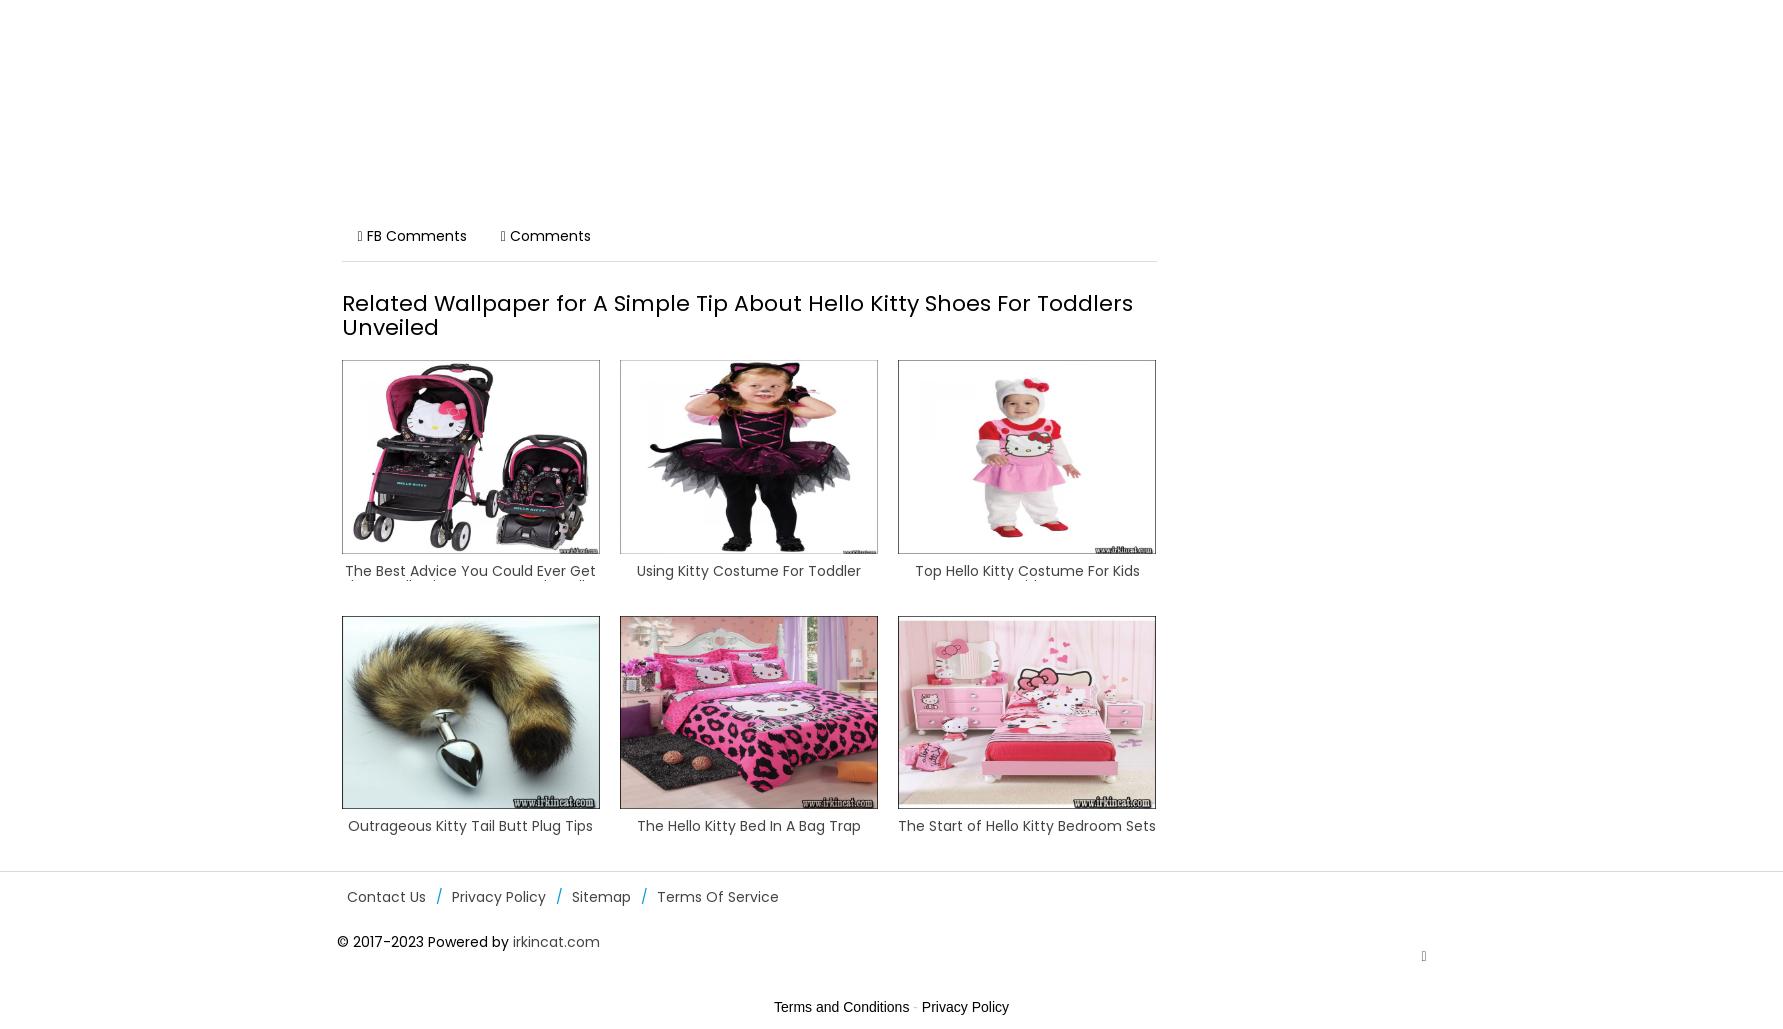 This screenshot has width=1783, height=1029. Describe the element at coordinates (423, 942) in the screenshot. I see `'© 2017-2023 Powered by'` at that location.